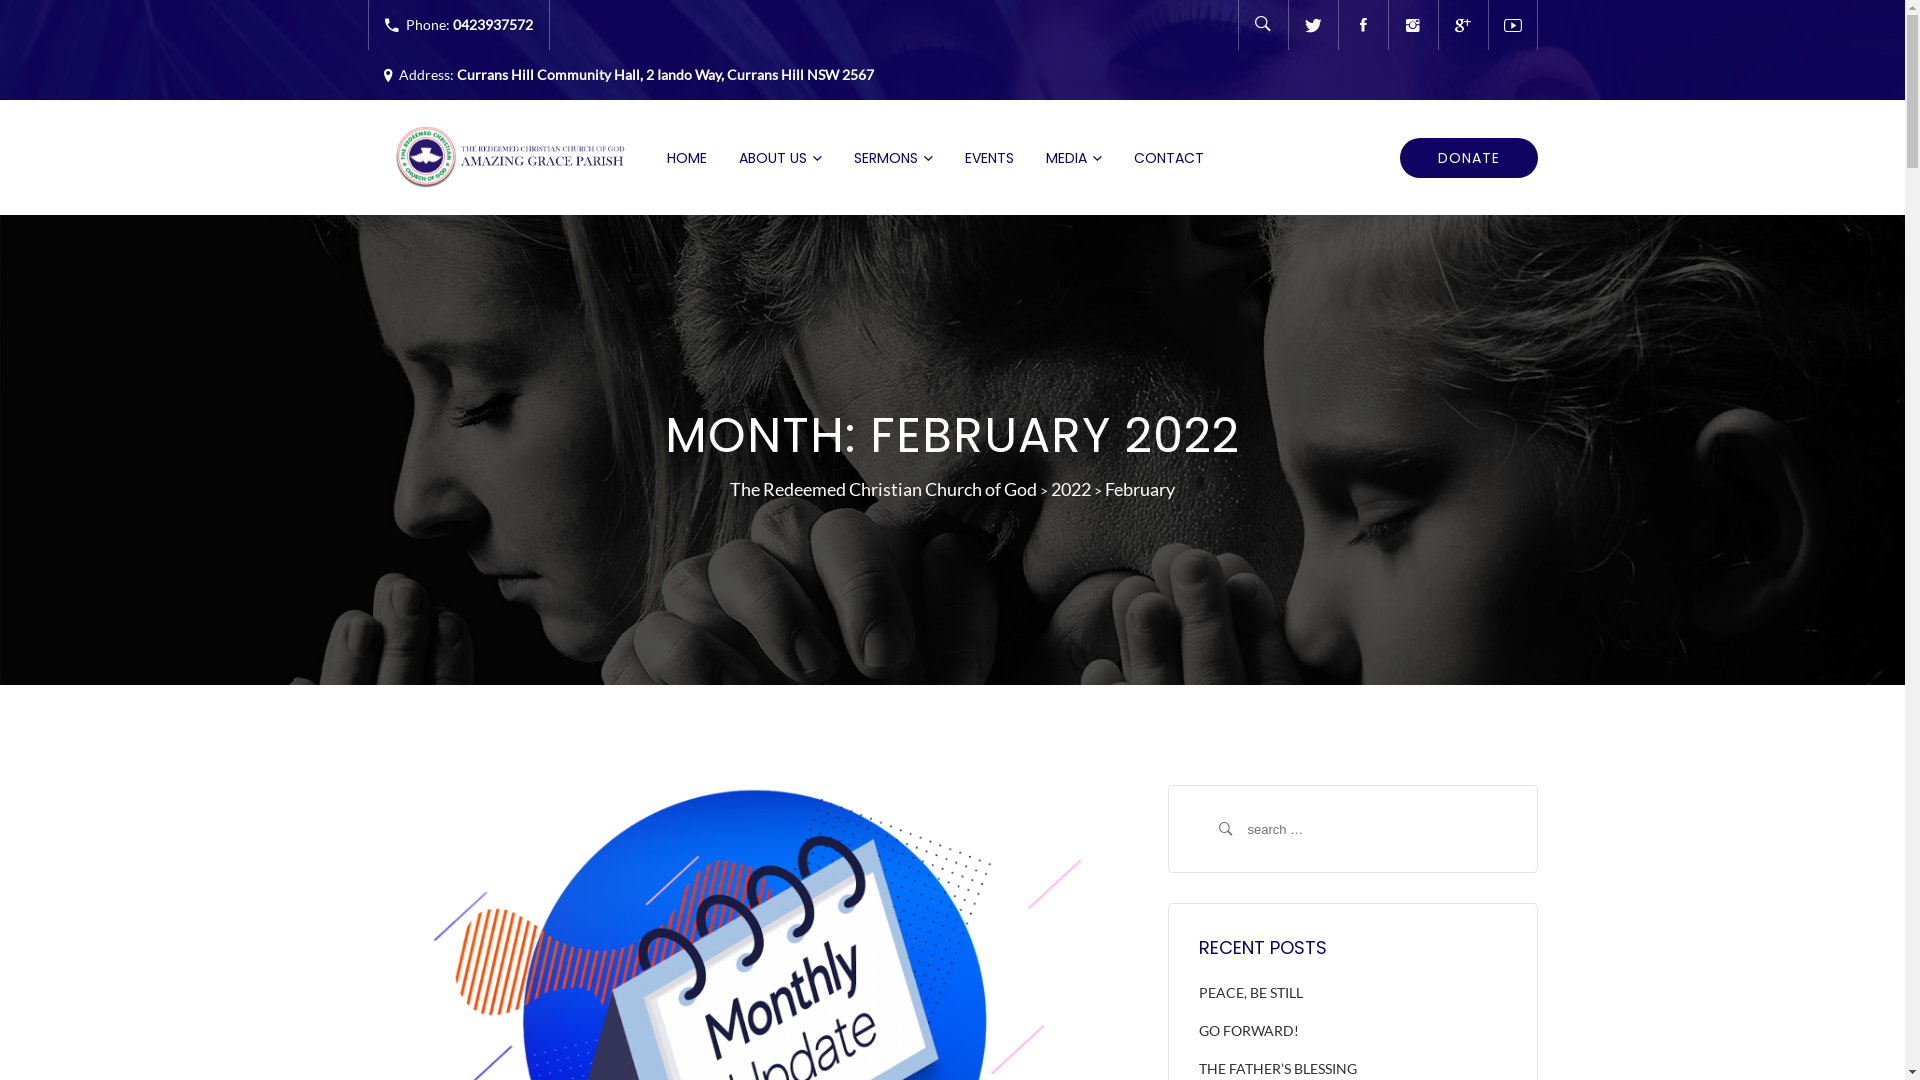 Image resolution: width=1920 pixels, height=1080 pixels. I want to click on 'GO FORWARD!', so click(1247, 1030).